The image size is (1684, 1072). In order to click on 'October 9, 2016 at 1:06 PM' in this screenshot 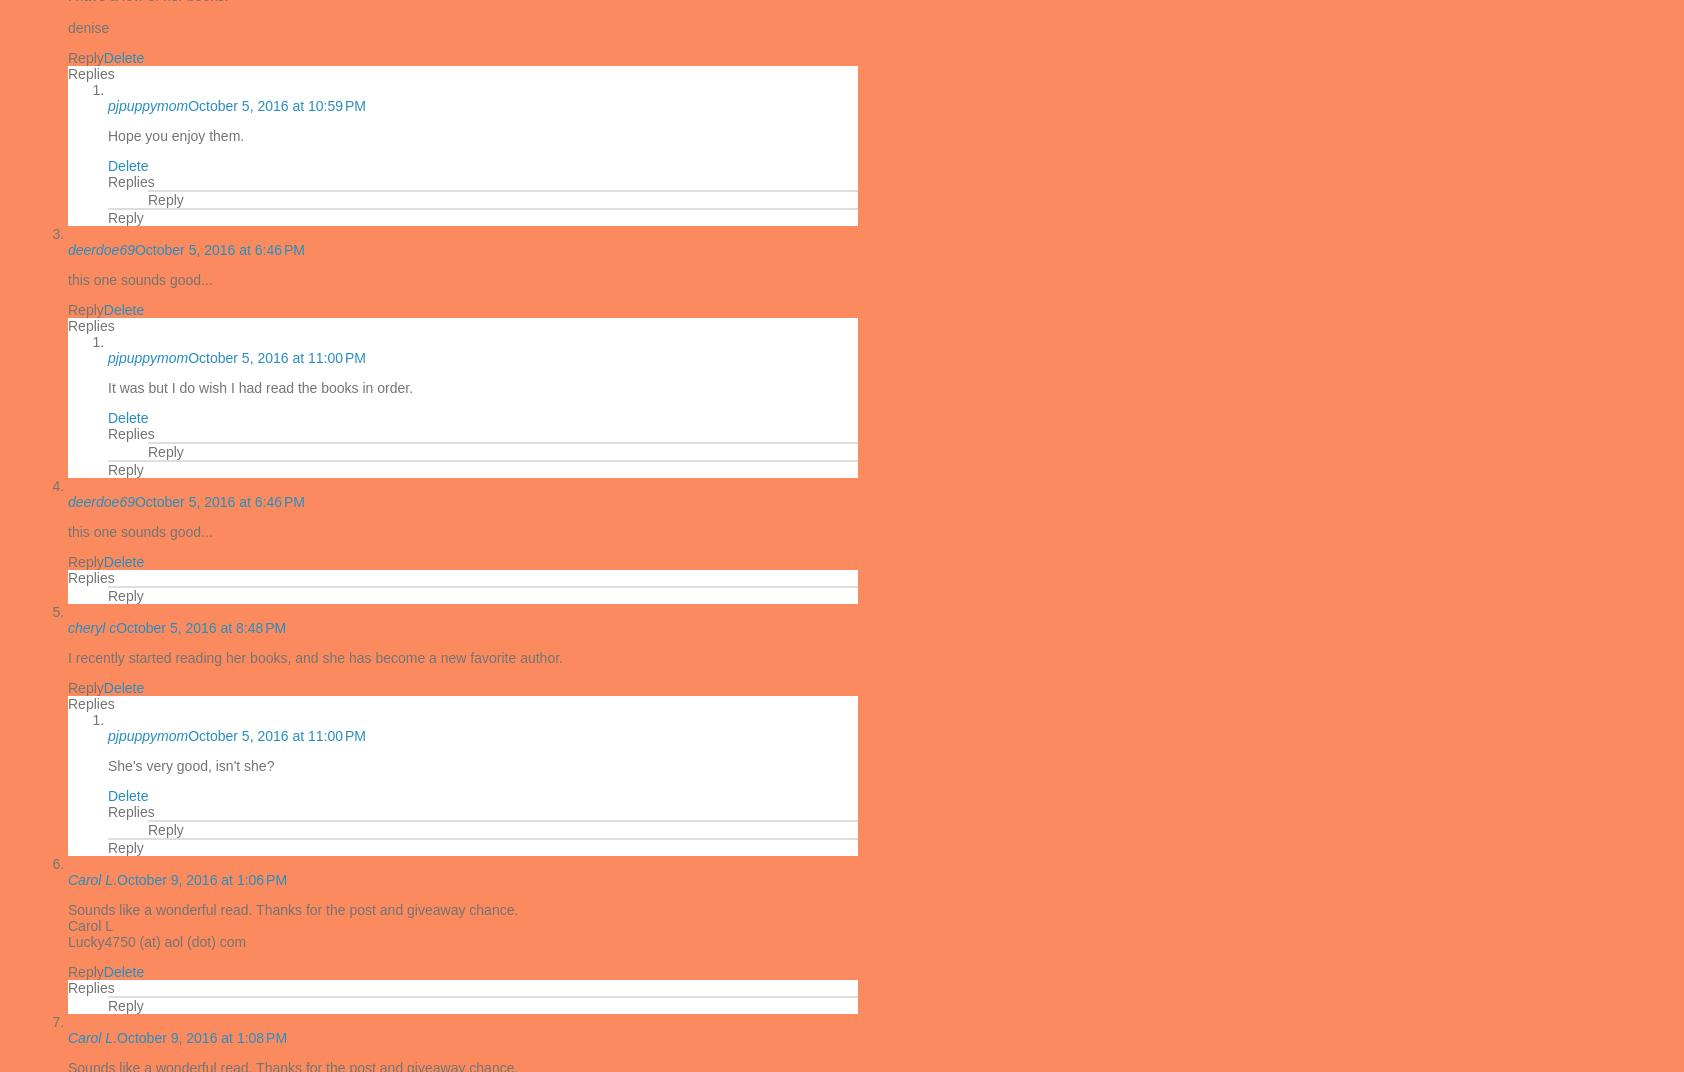, I will do `click(201, 880)`.